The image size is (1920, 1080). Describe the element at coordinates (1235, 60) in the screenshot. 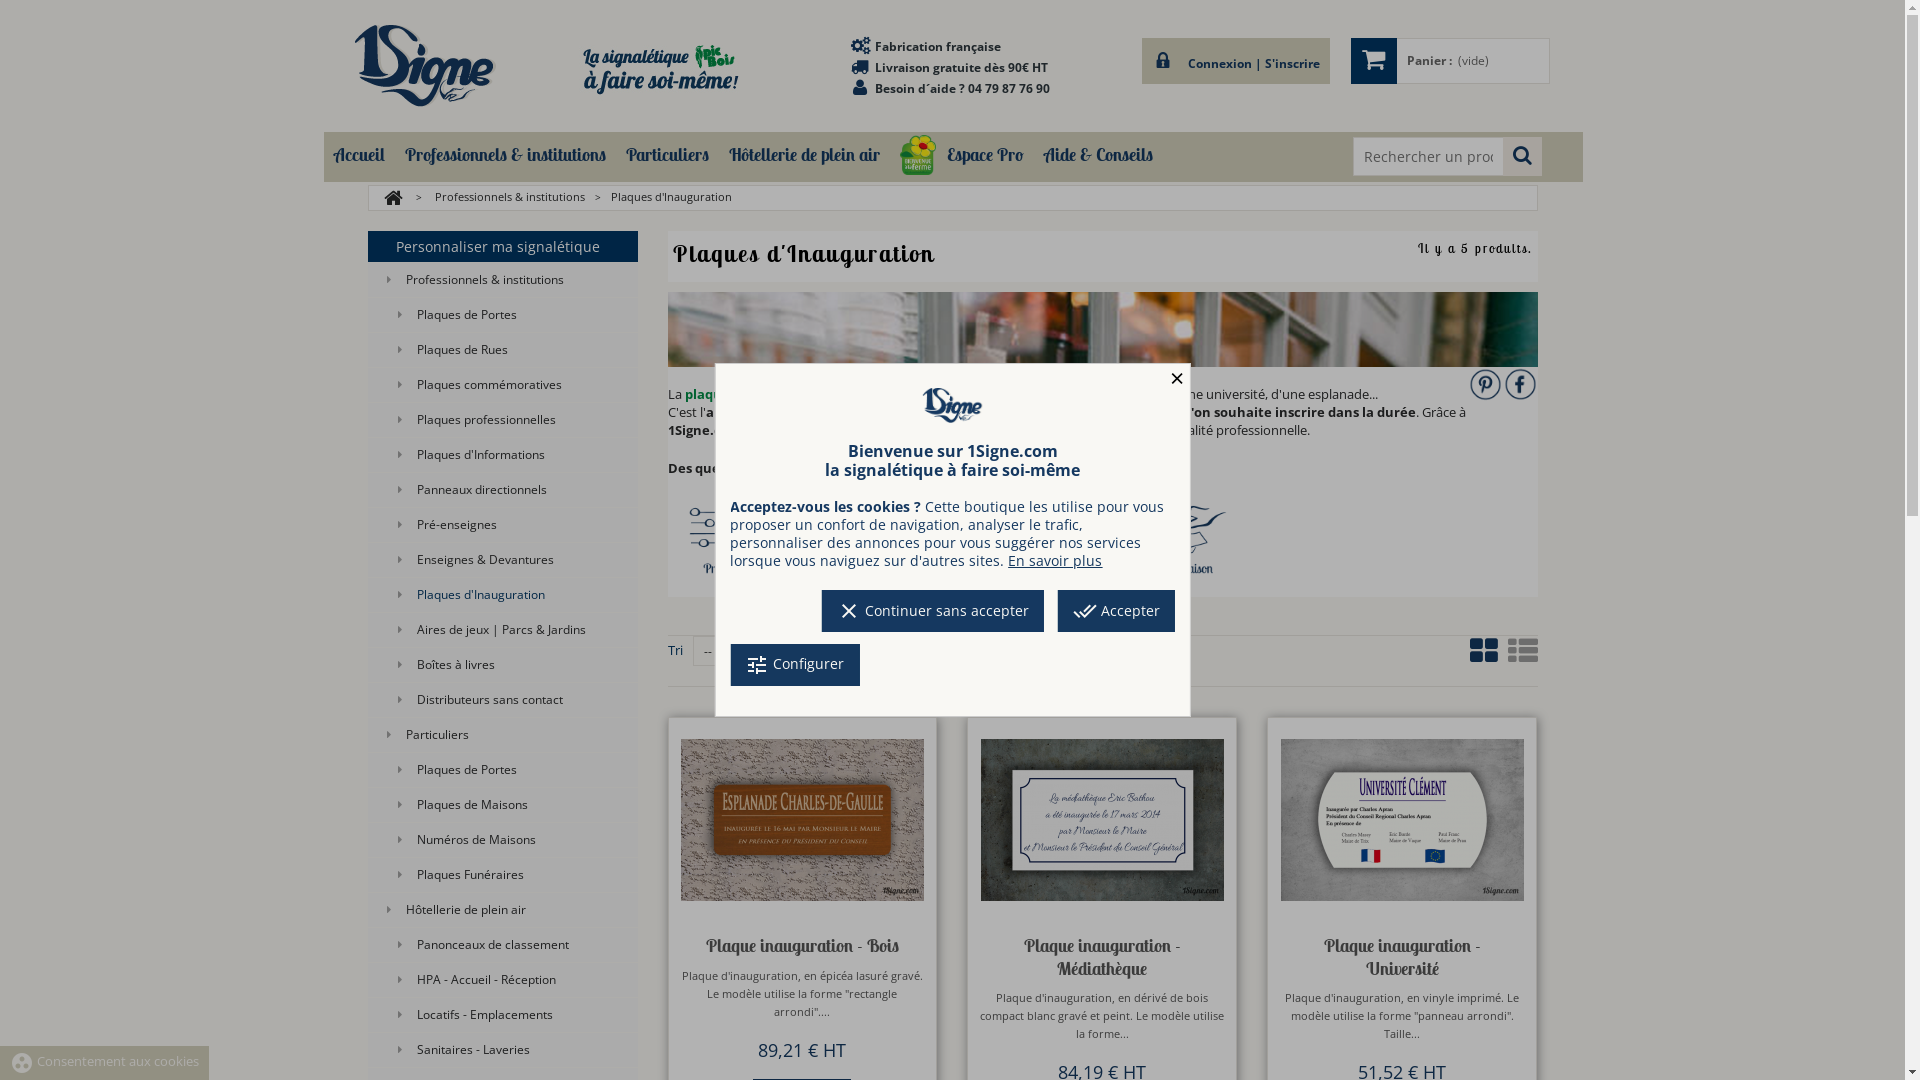

I see `'Connexion | S'inscrire'` at that location.